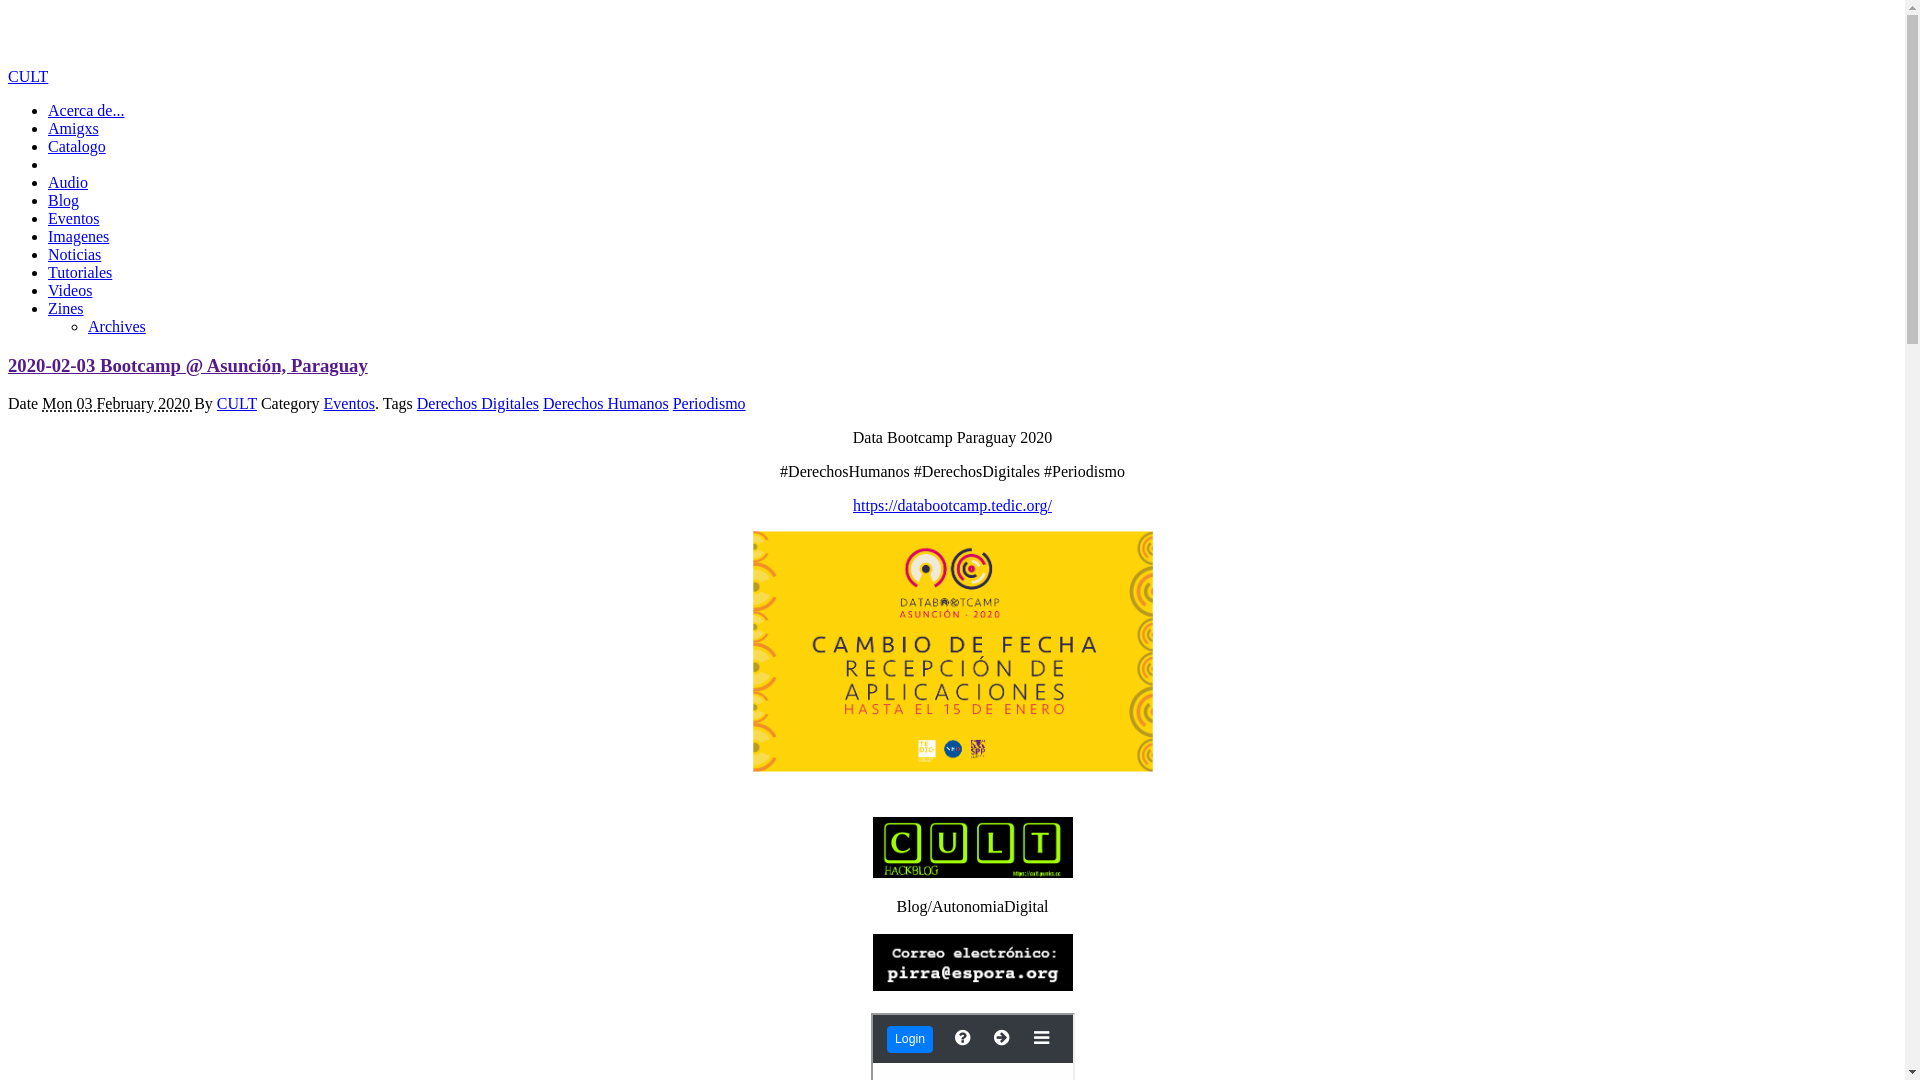 The image size is (1920, 1080). I want to click on 'CULT', so click(236, 403).